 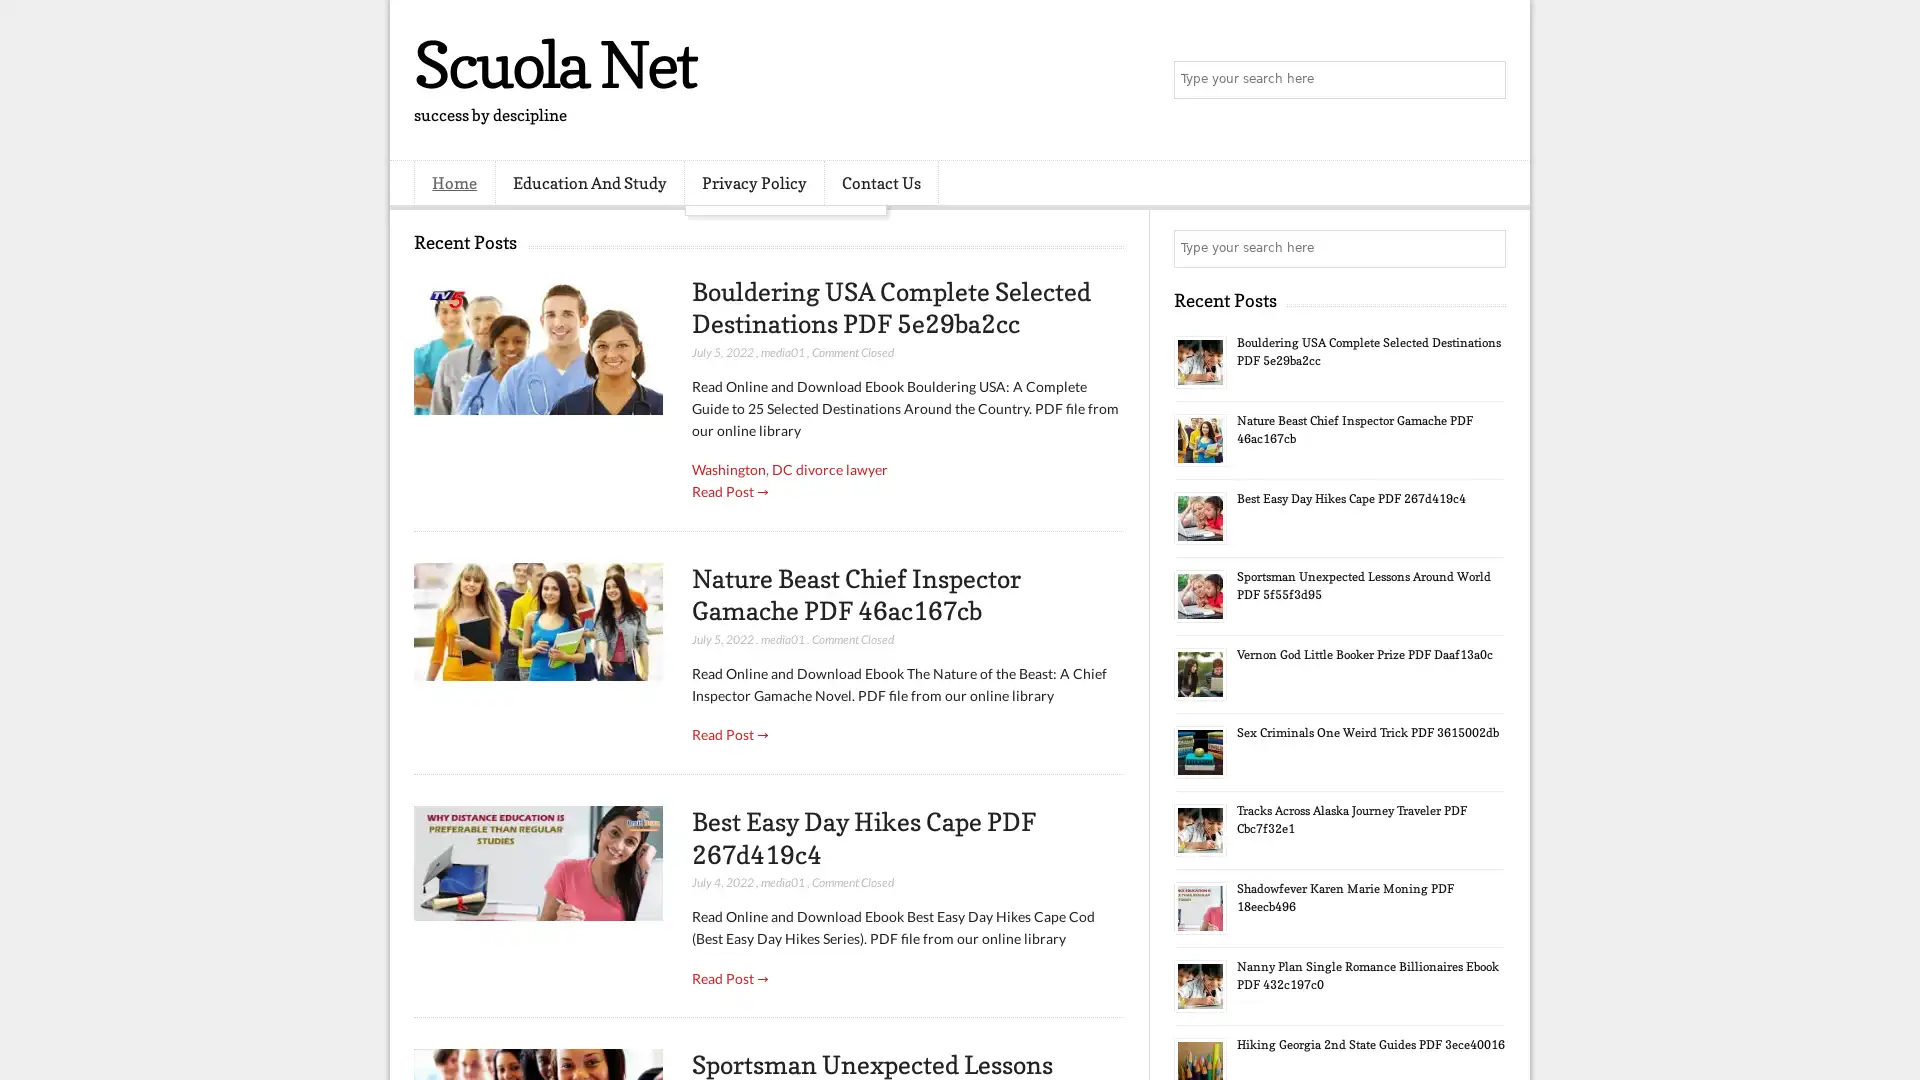 I want to click on Search, so click(x=1485, y=80).